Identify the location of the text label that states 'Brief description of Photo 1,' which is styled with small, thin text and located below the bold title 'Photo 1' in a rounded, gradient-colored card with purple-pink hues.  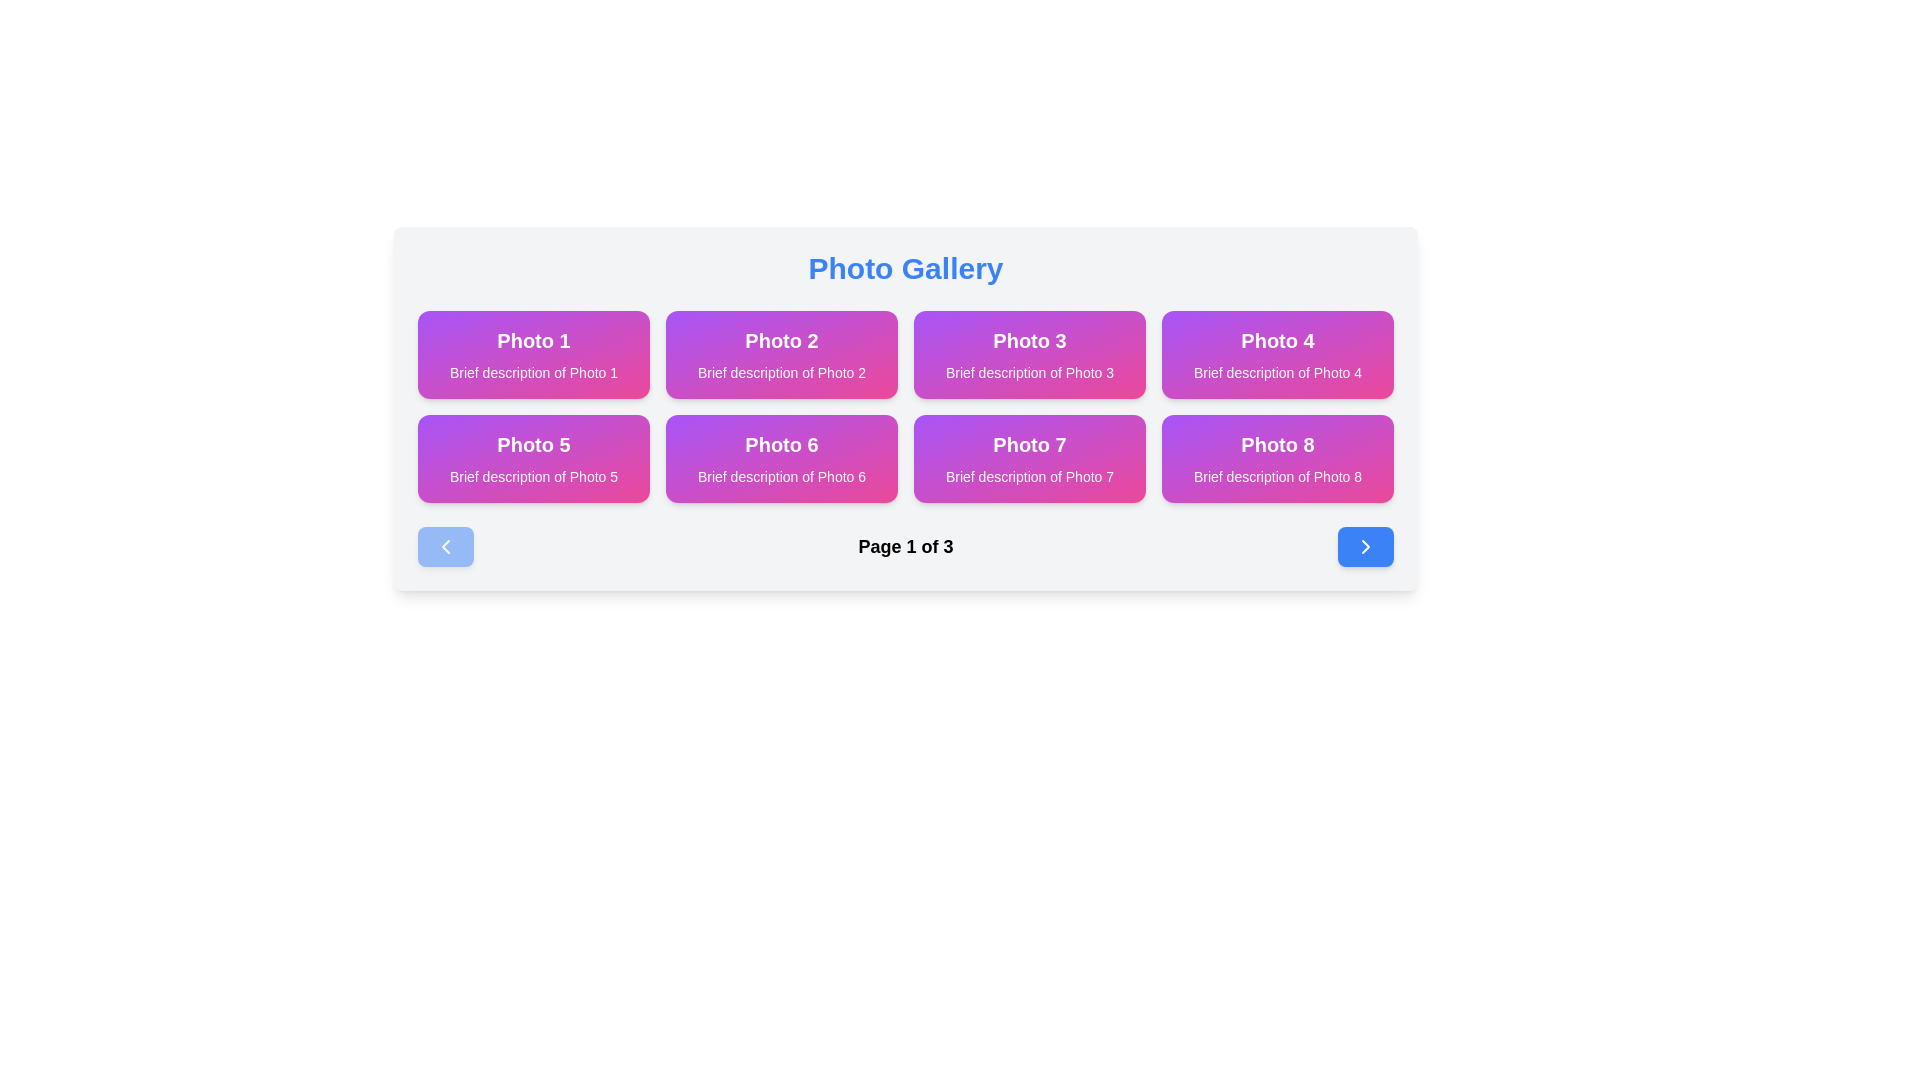
(533, 373).